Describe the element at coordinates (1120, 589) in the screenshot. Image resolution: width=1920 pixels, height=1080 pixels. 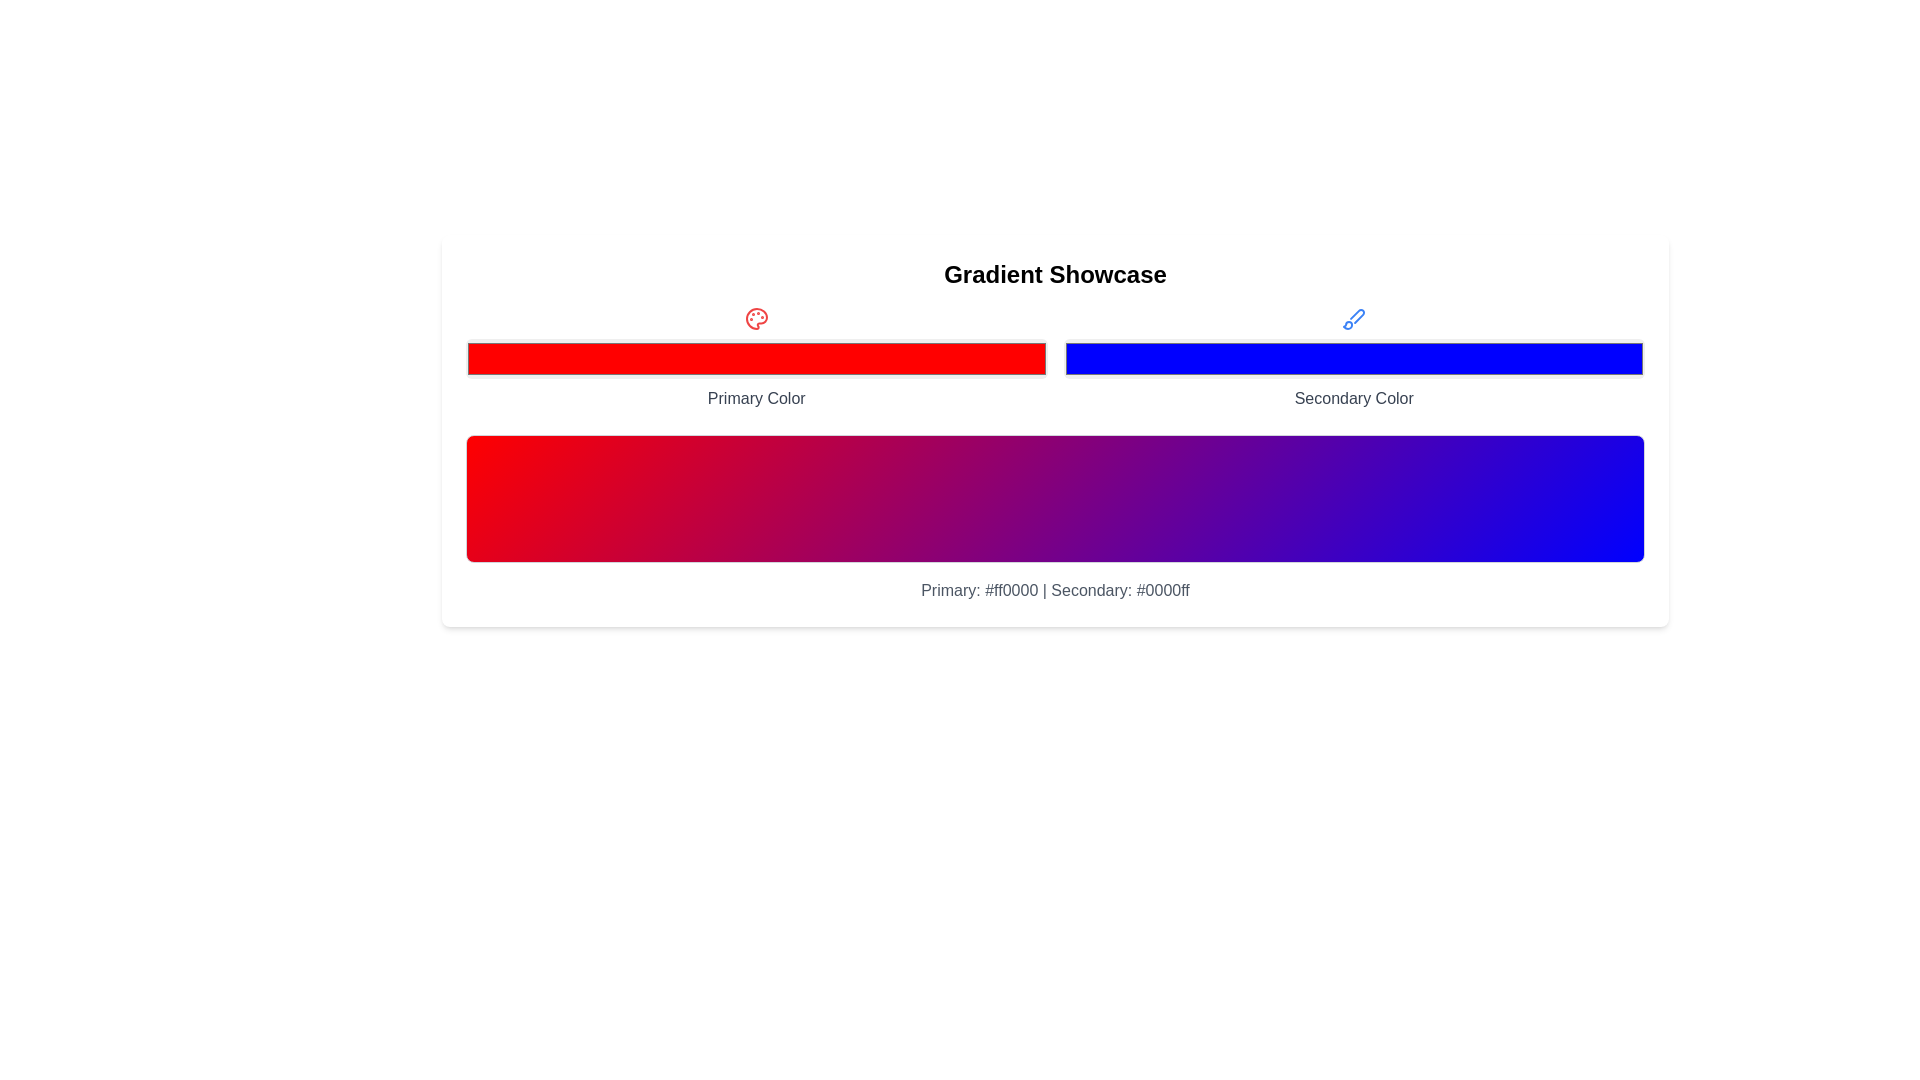
I see `the static text displaying the hexadecimal color code for the secondary color, located to the right of 'Primary: #ff0000' in the middle section of the display` at that location.